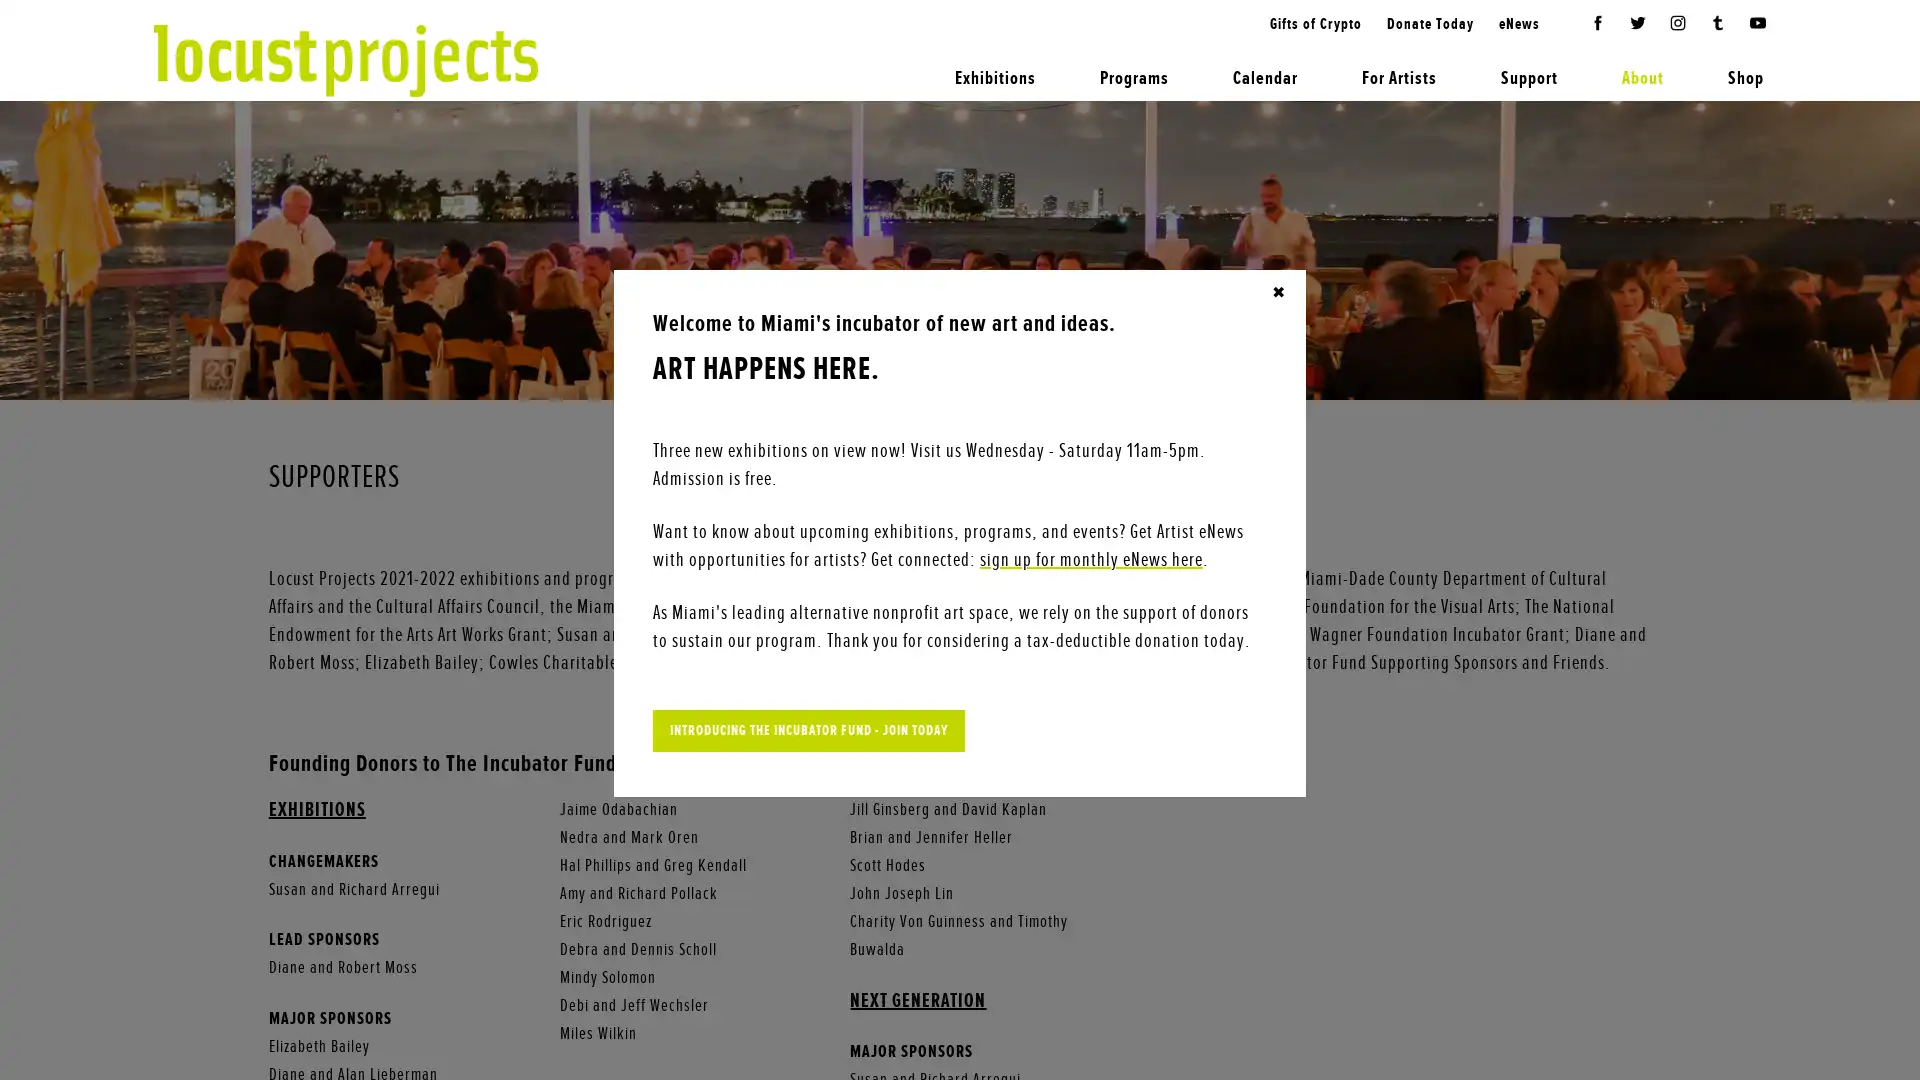 The width and height of the screenshot is (1920, 1080). I want to click on INTRODUCING THE INCUBATOR FUND - JOIN TODAY, so click(807, 730).